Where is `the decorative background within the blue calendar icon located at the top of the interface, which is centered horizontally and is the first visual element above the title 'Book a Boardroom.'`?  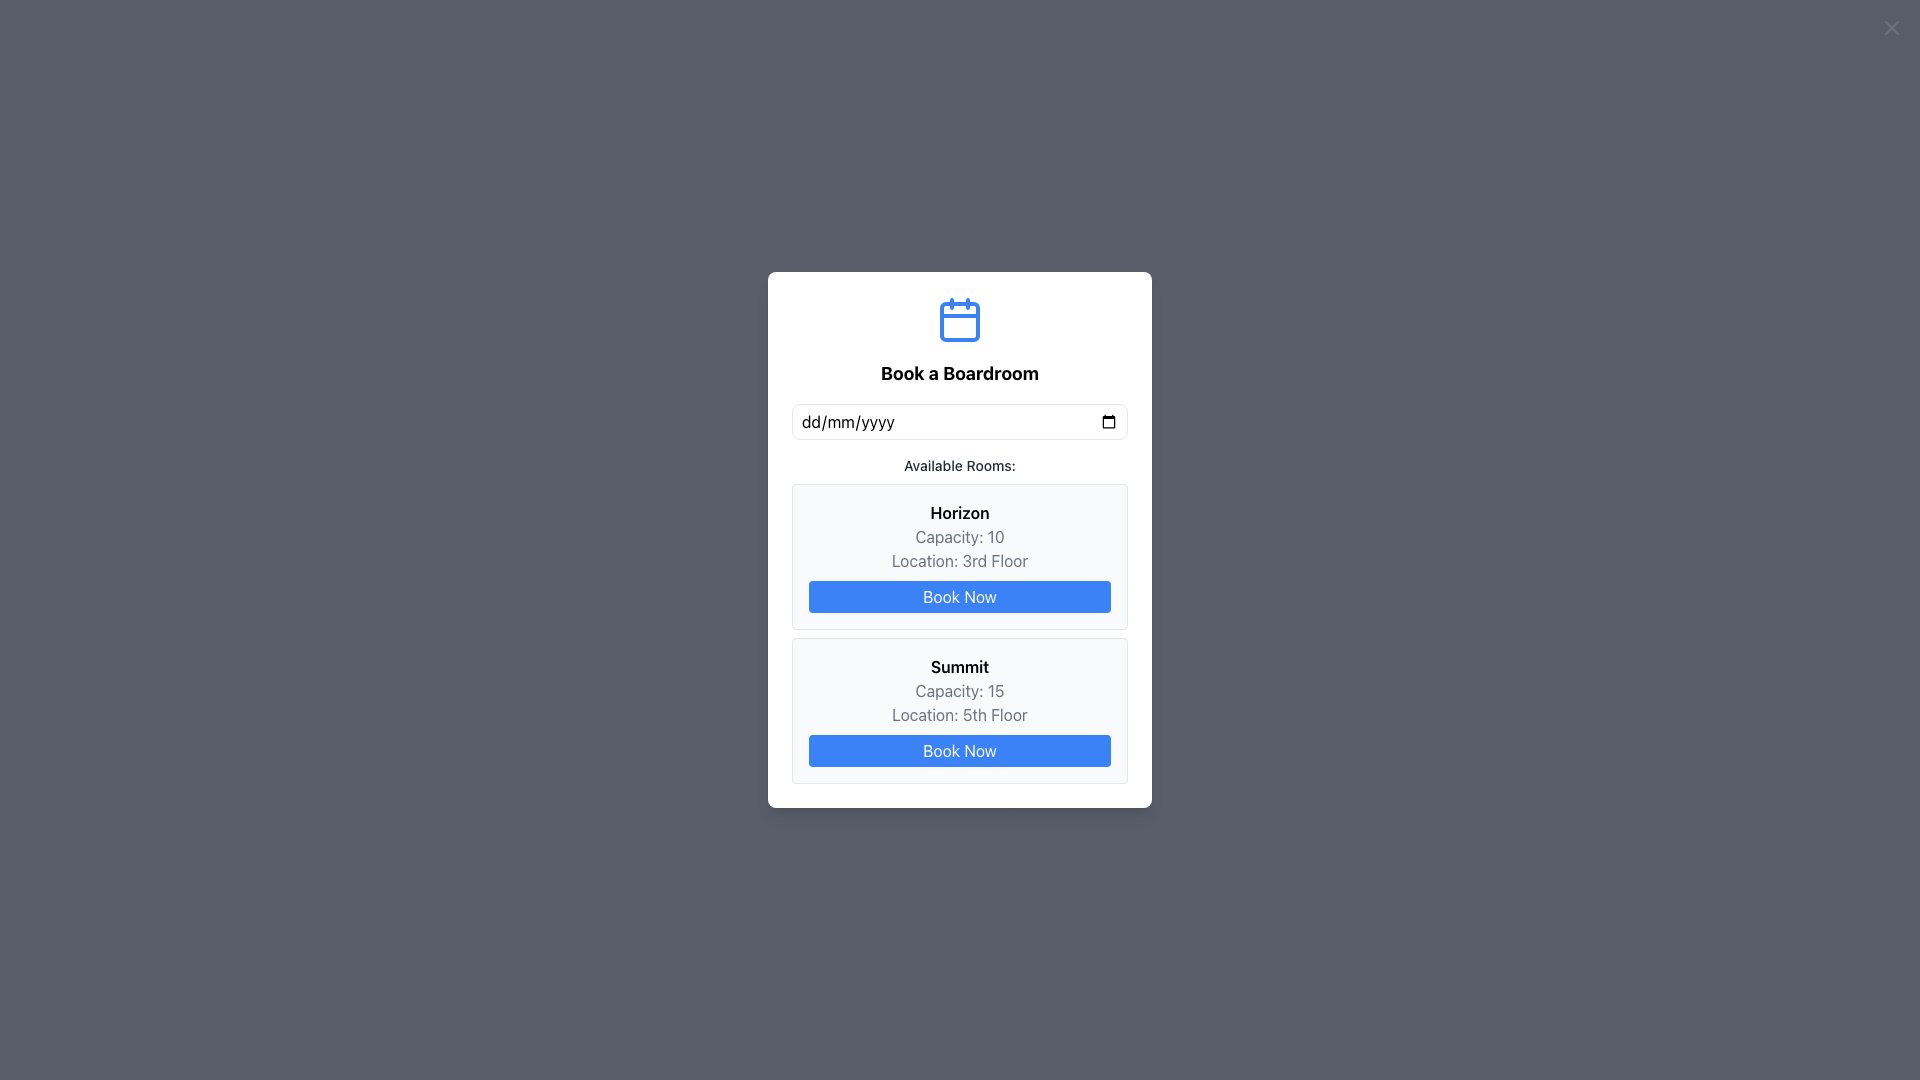 the decorative background within the blue calendar icon located at the top of the interface, which is centered horizontally and is the first visual element above the title 'Book a Boardroom.' is located at coordinates (960, 320).